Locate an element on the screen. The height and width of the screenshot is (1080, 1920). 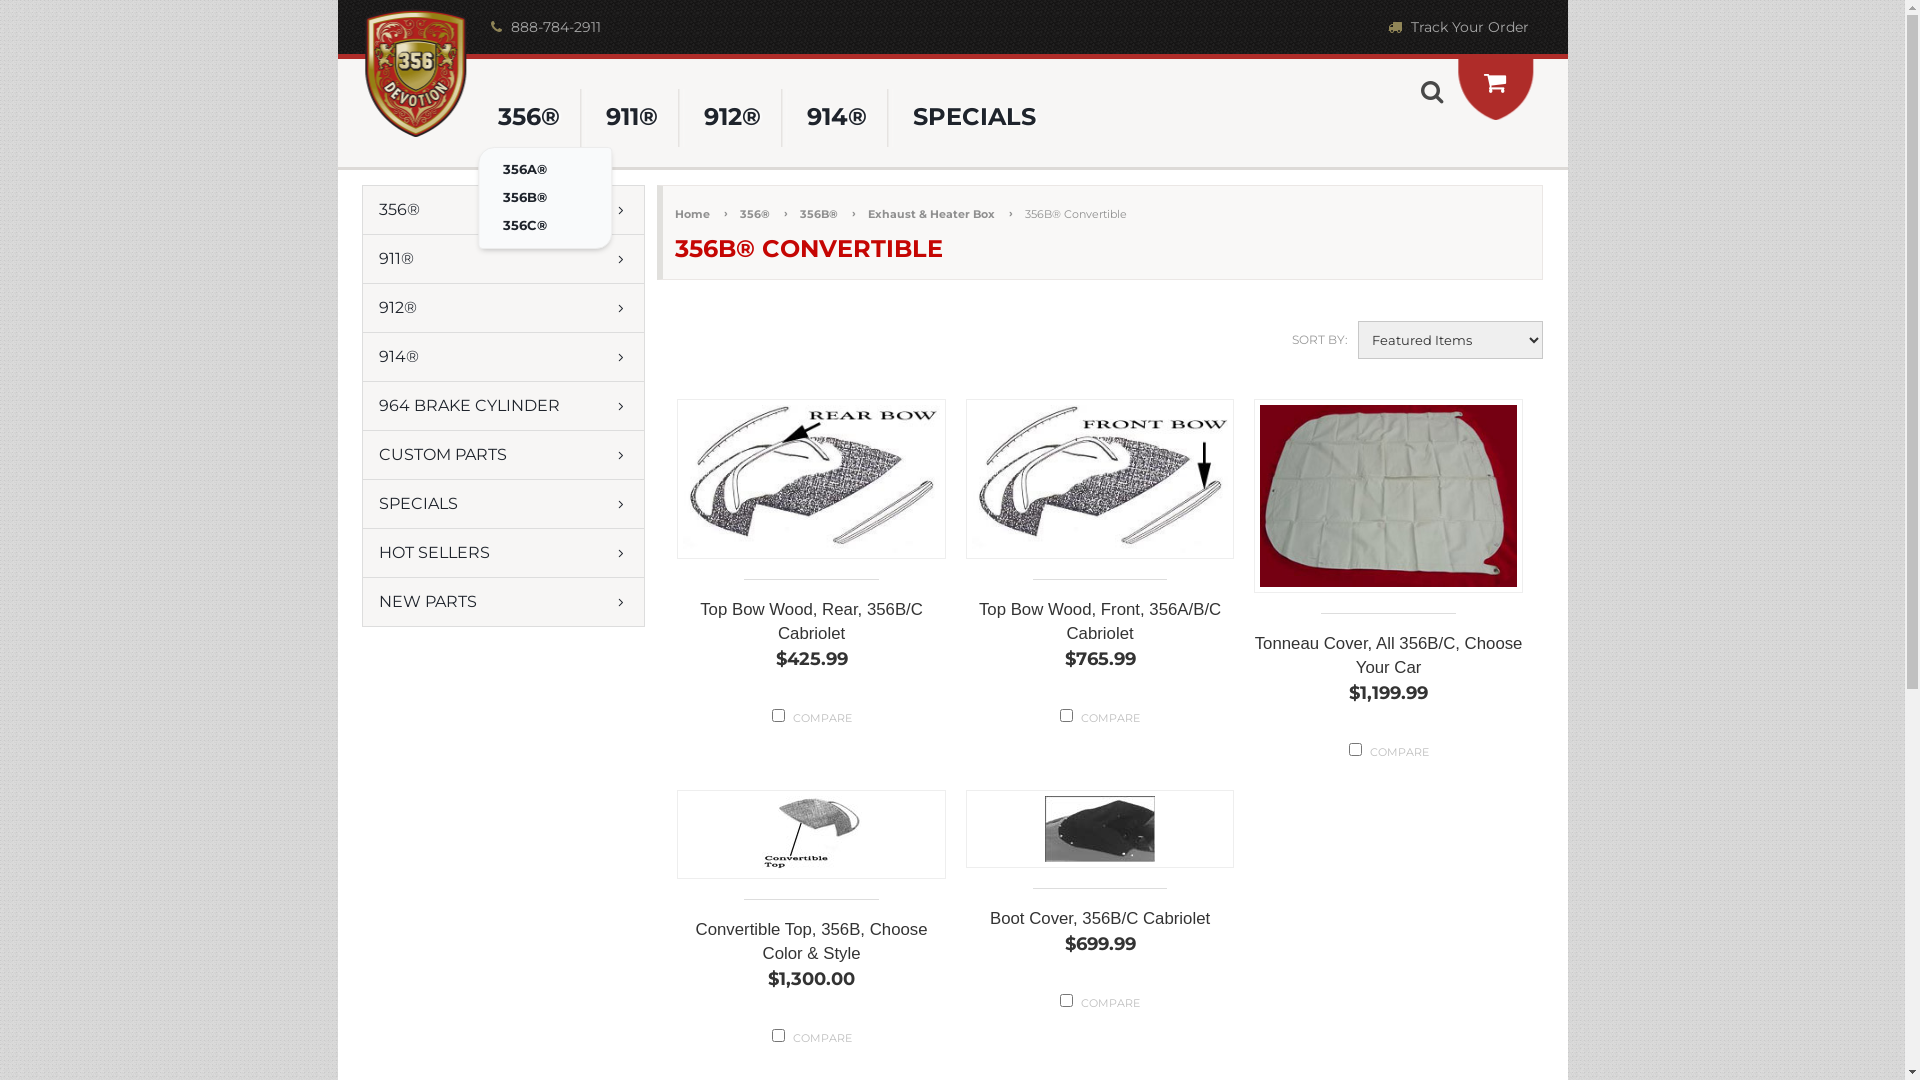
'2017' is located at coordinates (1065, 714).